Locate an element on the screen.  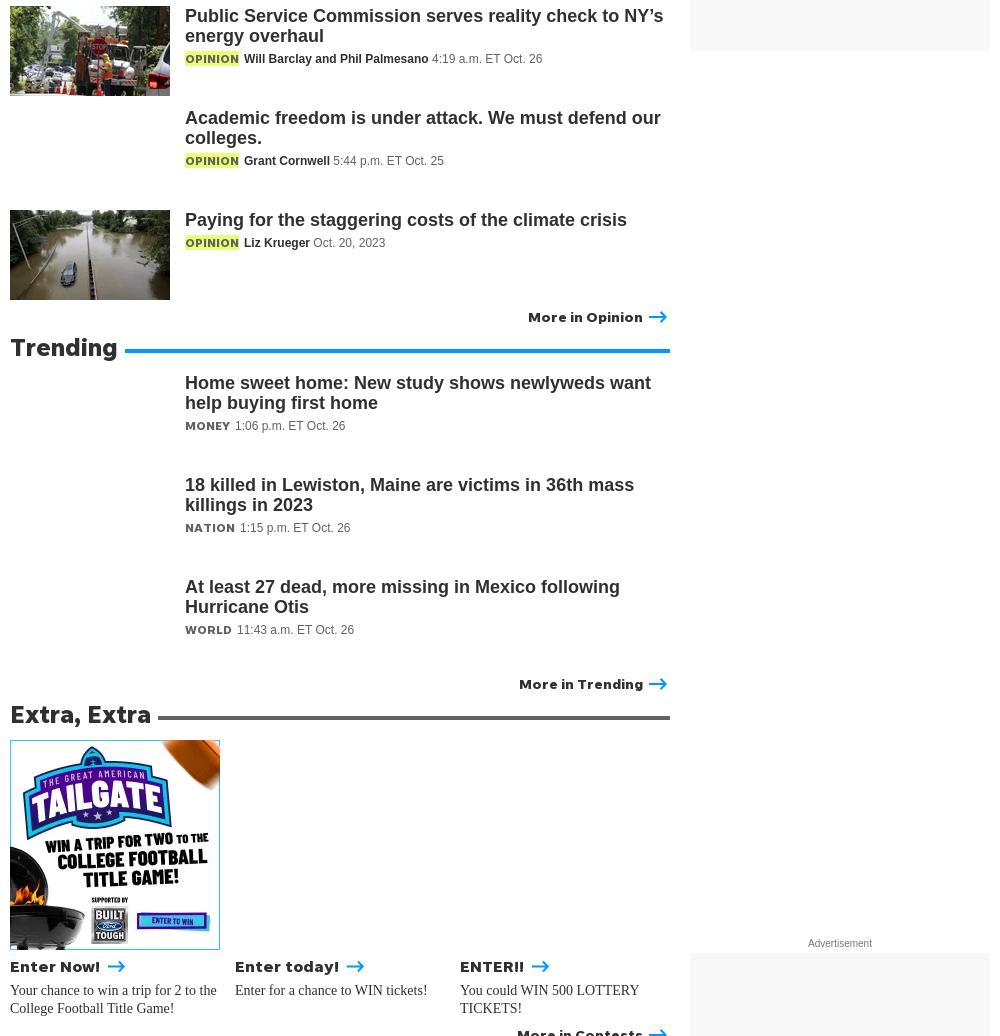
'More in Opinion' is located at coordinates (584, 316).